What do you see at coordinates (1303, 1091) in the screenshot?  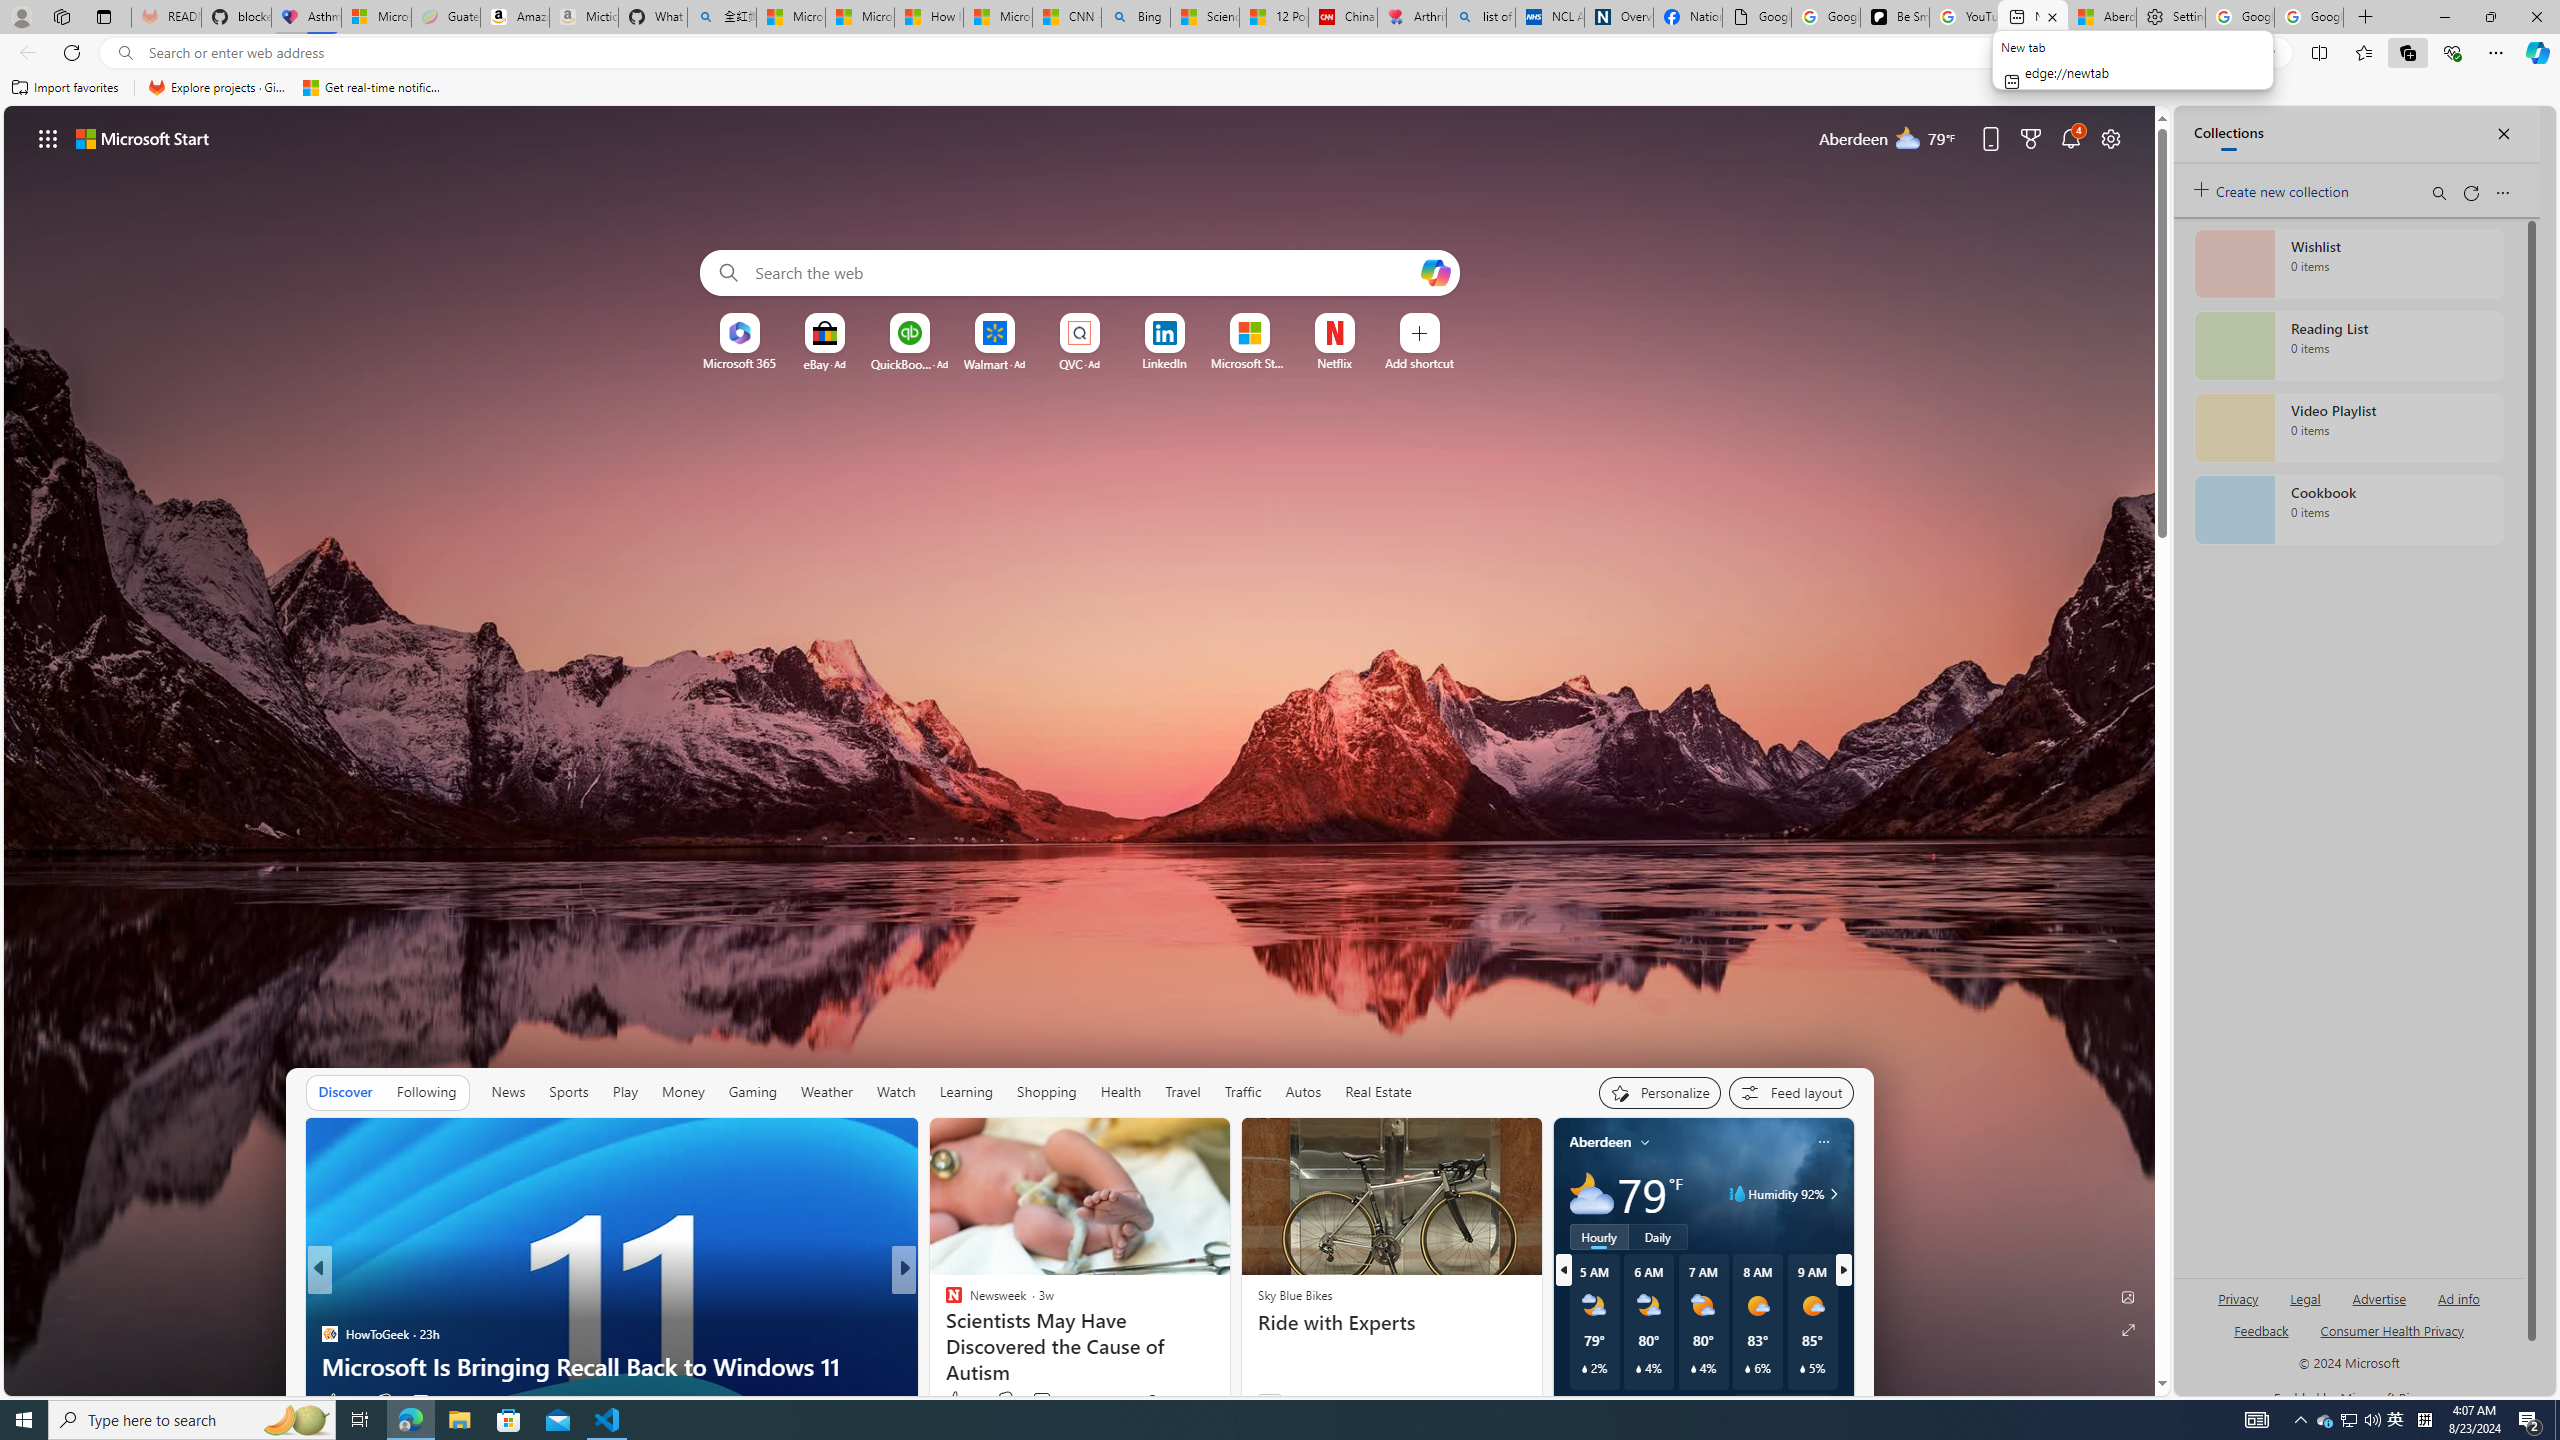 I see `'Autos'` at bounding box center [1303, 1091].